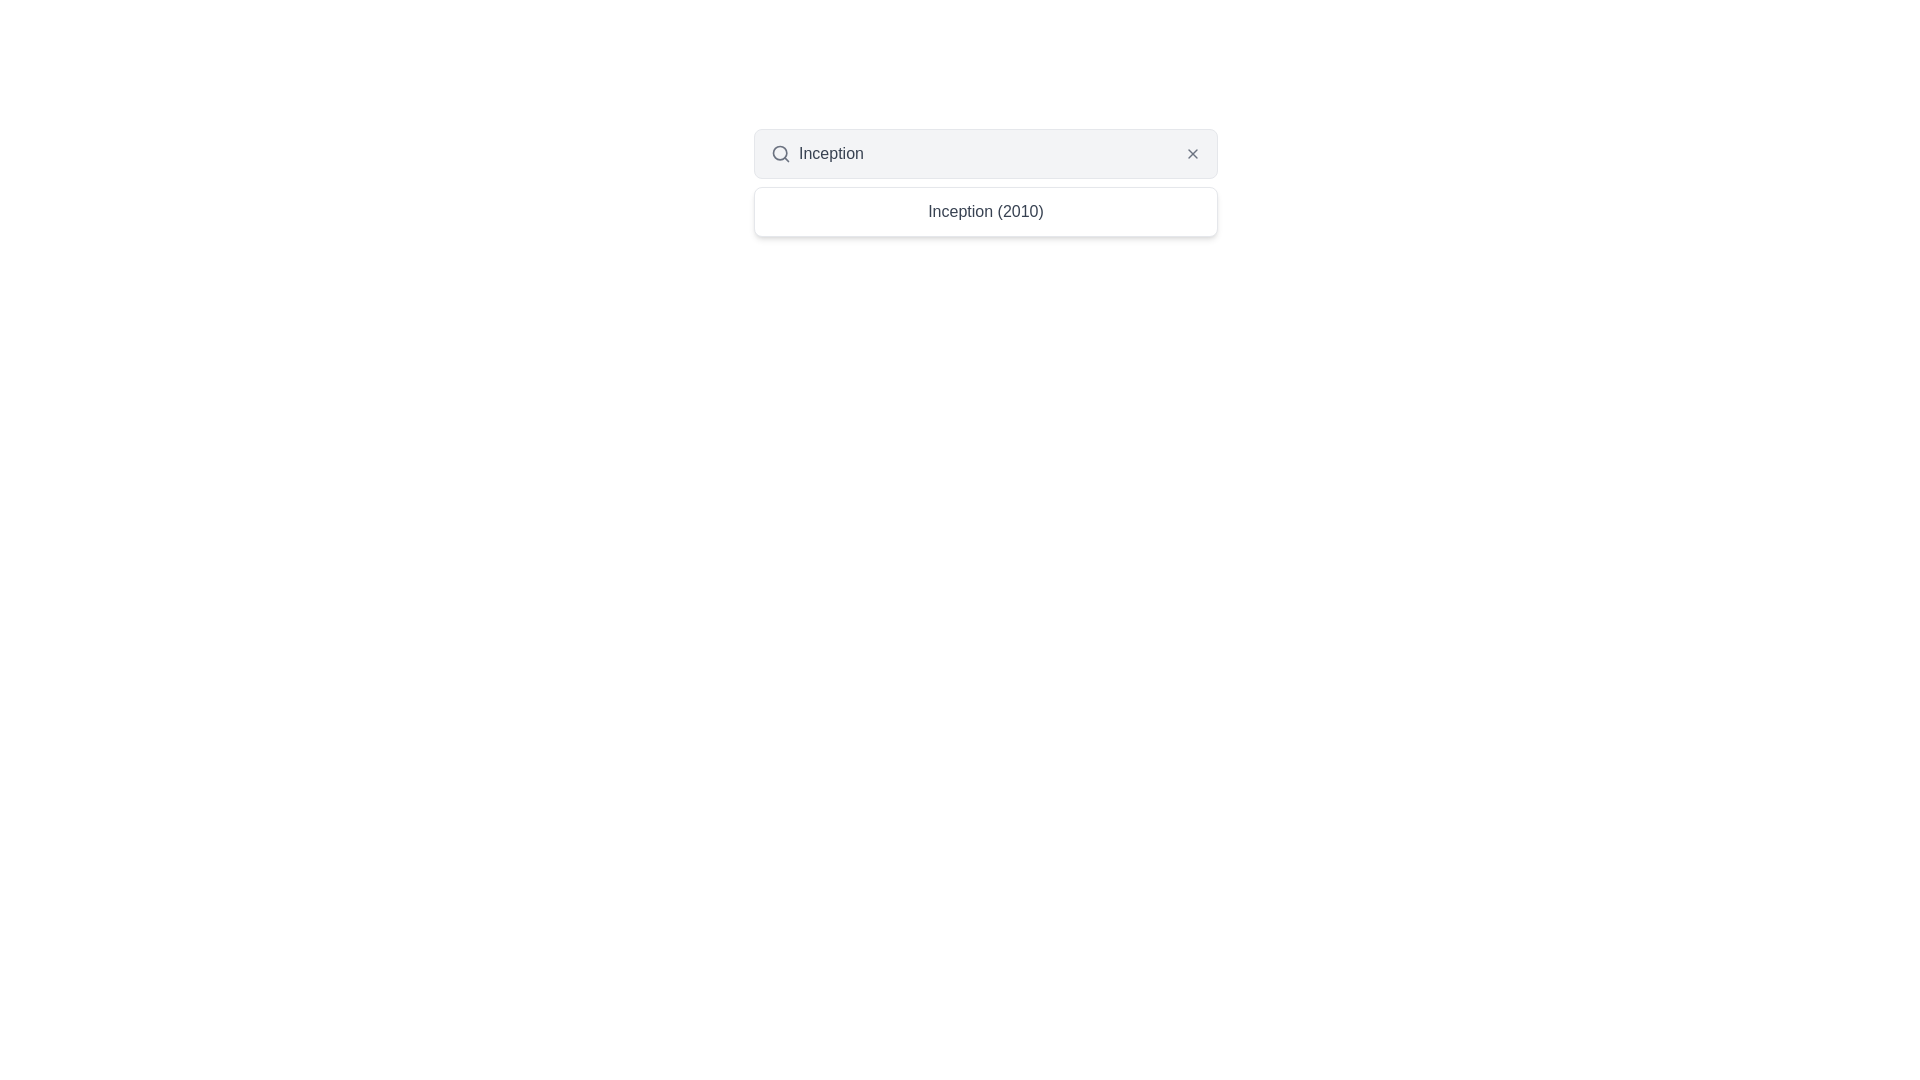  What do you see at coordinates (985, 212) in the screenshot?
I see `the text item displaying 'Inception (2010)' within the dropdown menu to change its background color` at bounding box center [985, 212].